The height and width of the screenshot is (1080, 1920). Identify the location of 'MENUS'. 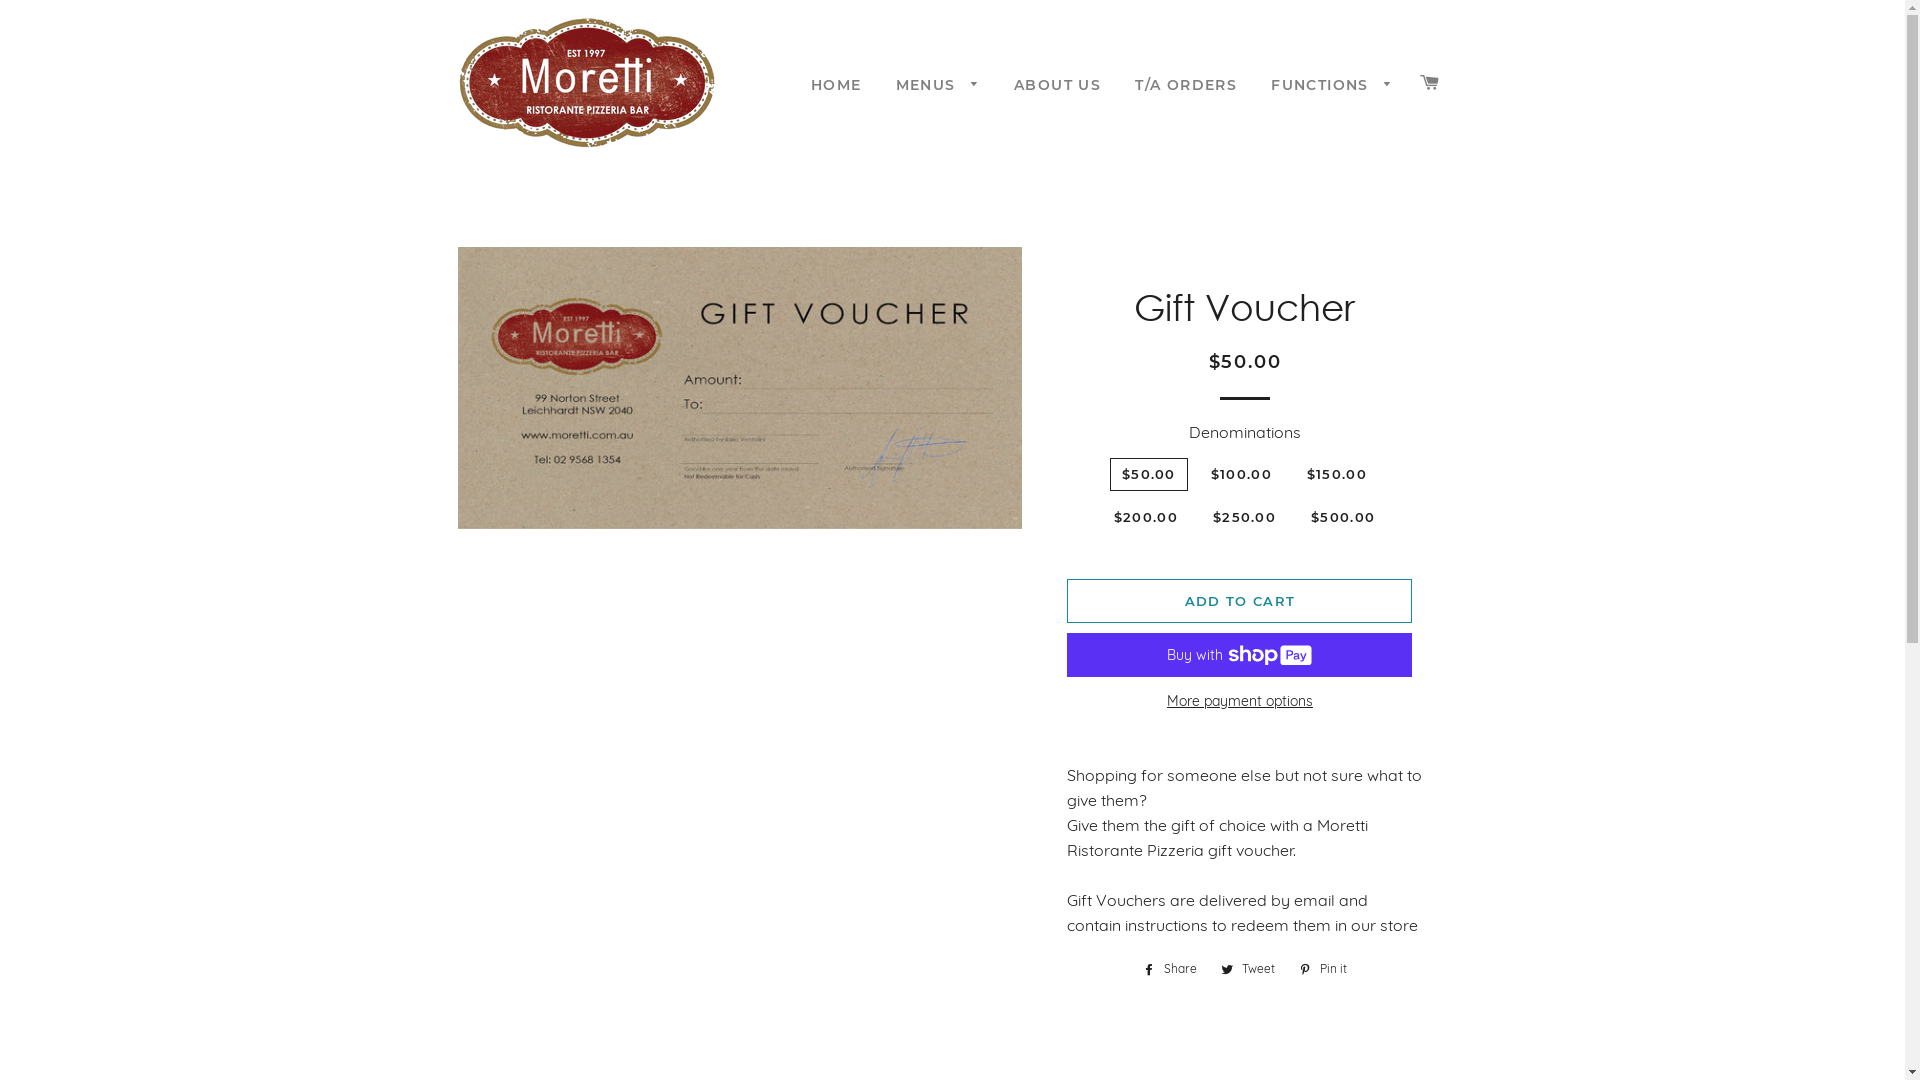
(936, 84).